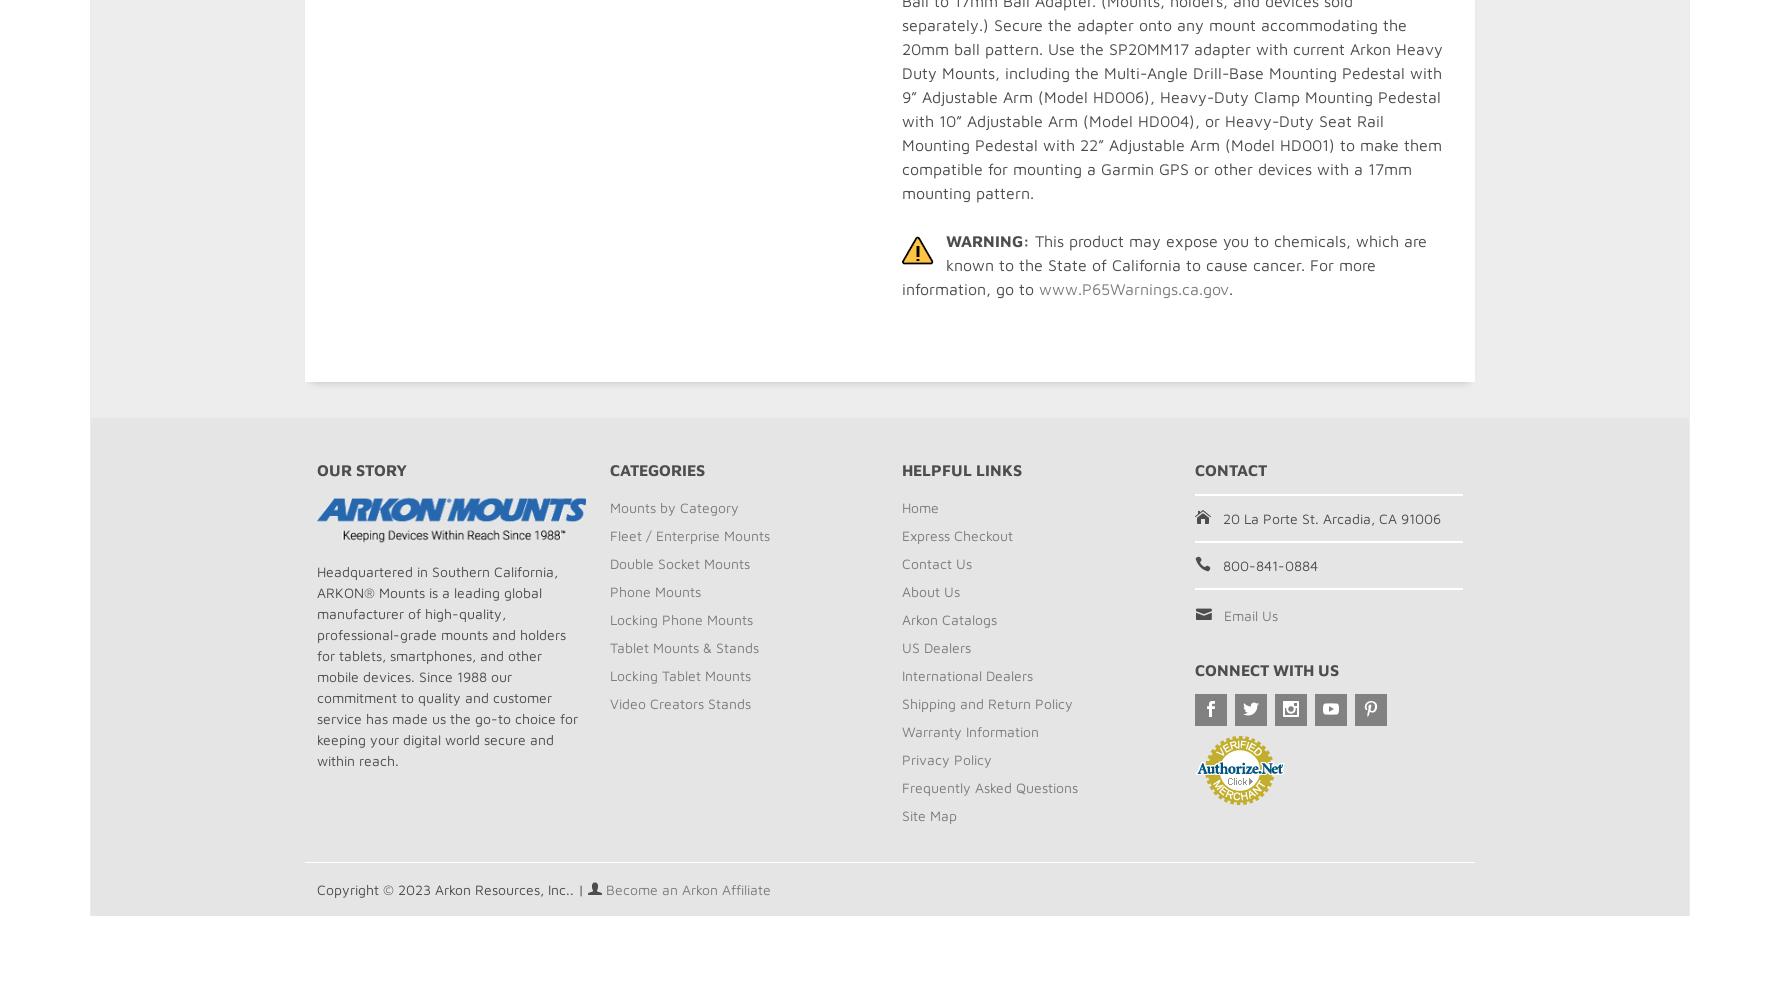 This screenshot has height=1000, width=1780. I want to click on 'About Us', so click(901, 590).